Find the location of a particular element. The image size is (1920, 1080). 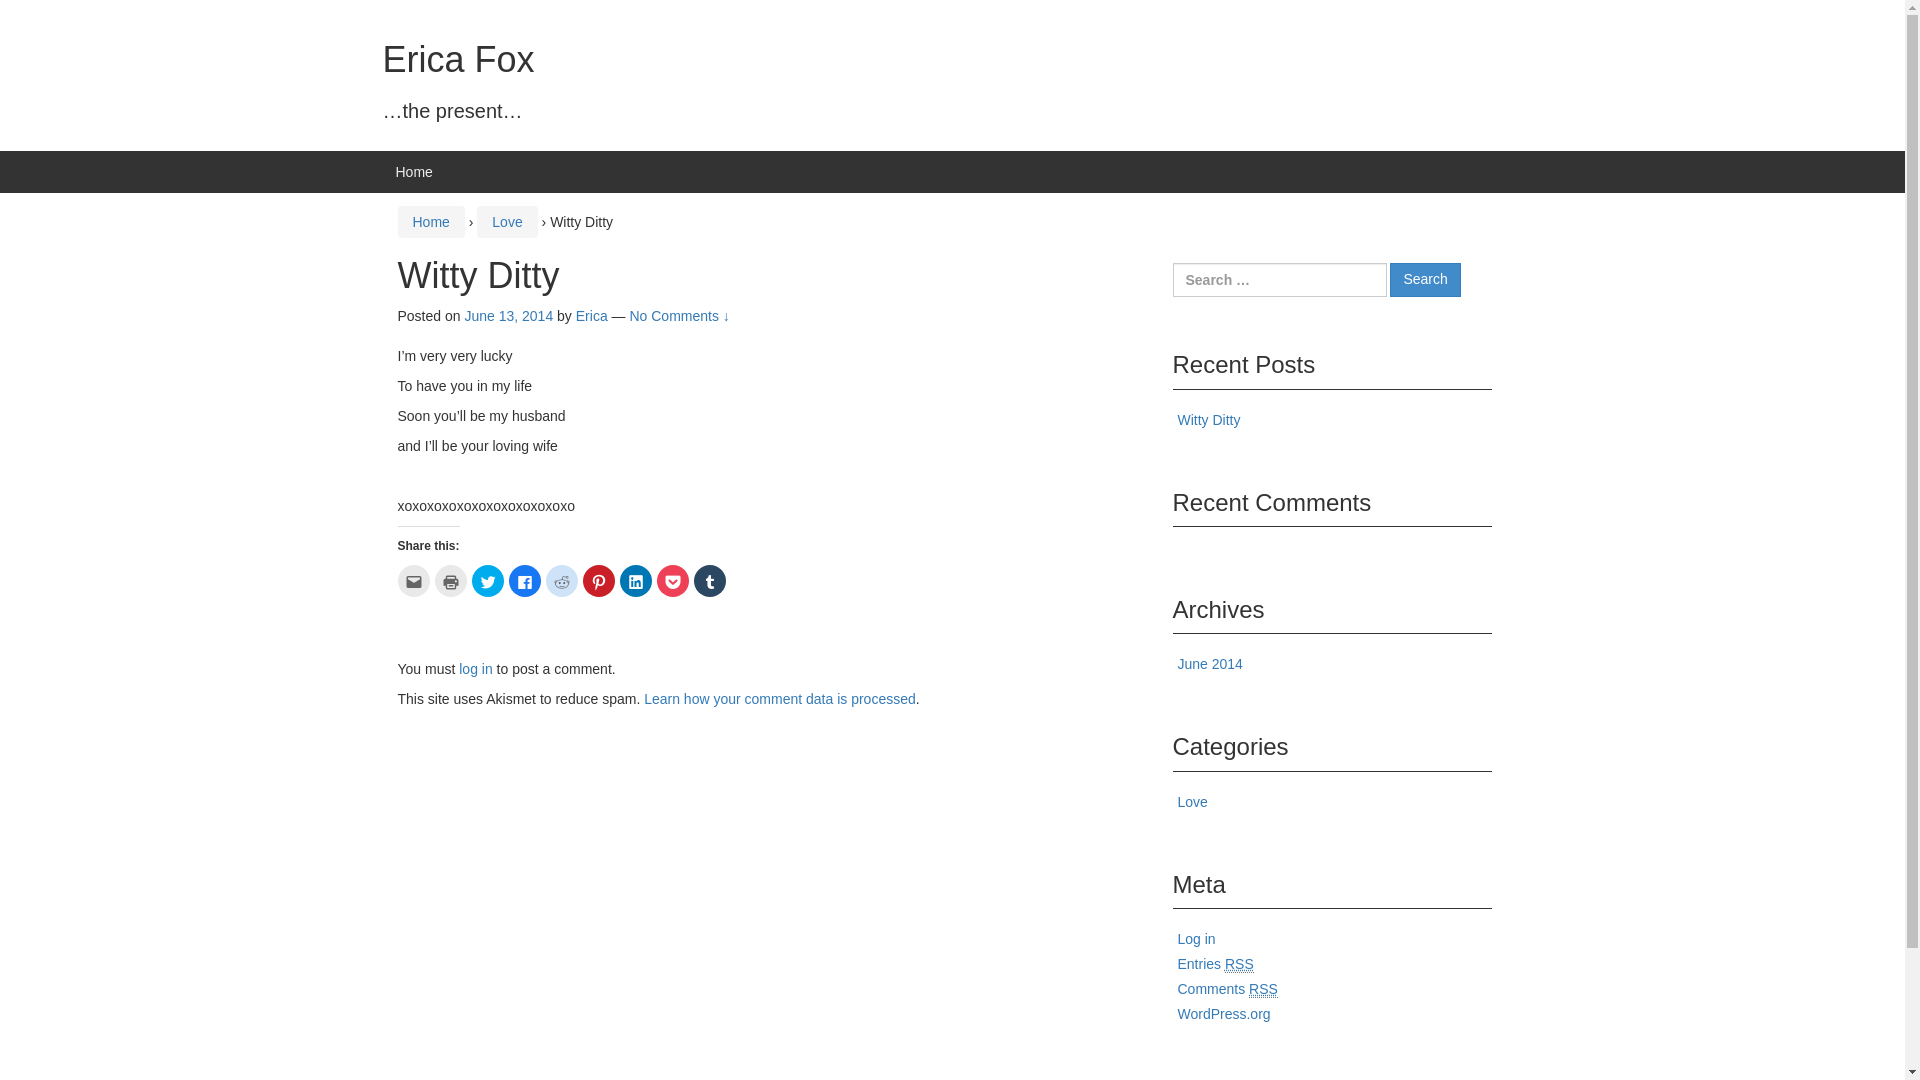

'WordPress.org' is located at coordinates (1223, 1014).